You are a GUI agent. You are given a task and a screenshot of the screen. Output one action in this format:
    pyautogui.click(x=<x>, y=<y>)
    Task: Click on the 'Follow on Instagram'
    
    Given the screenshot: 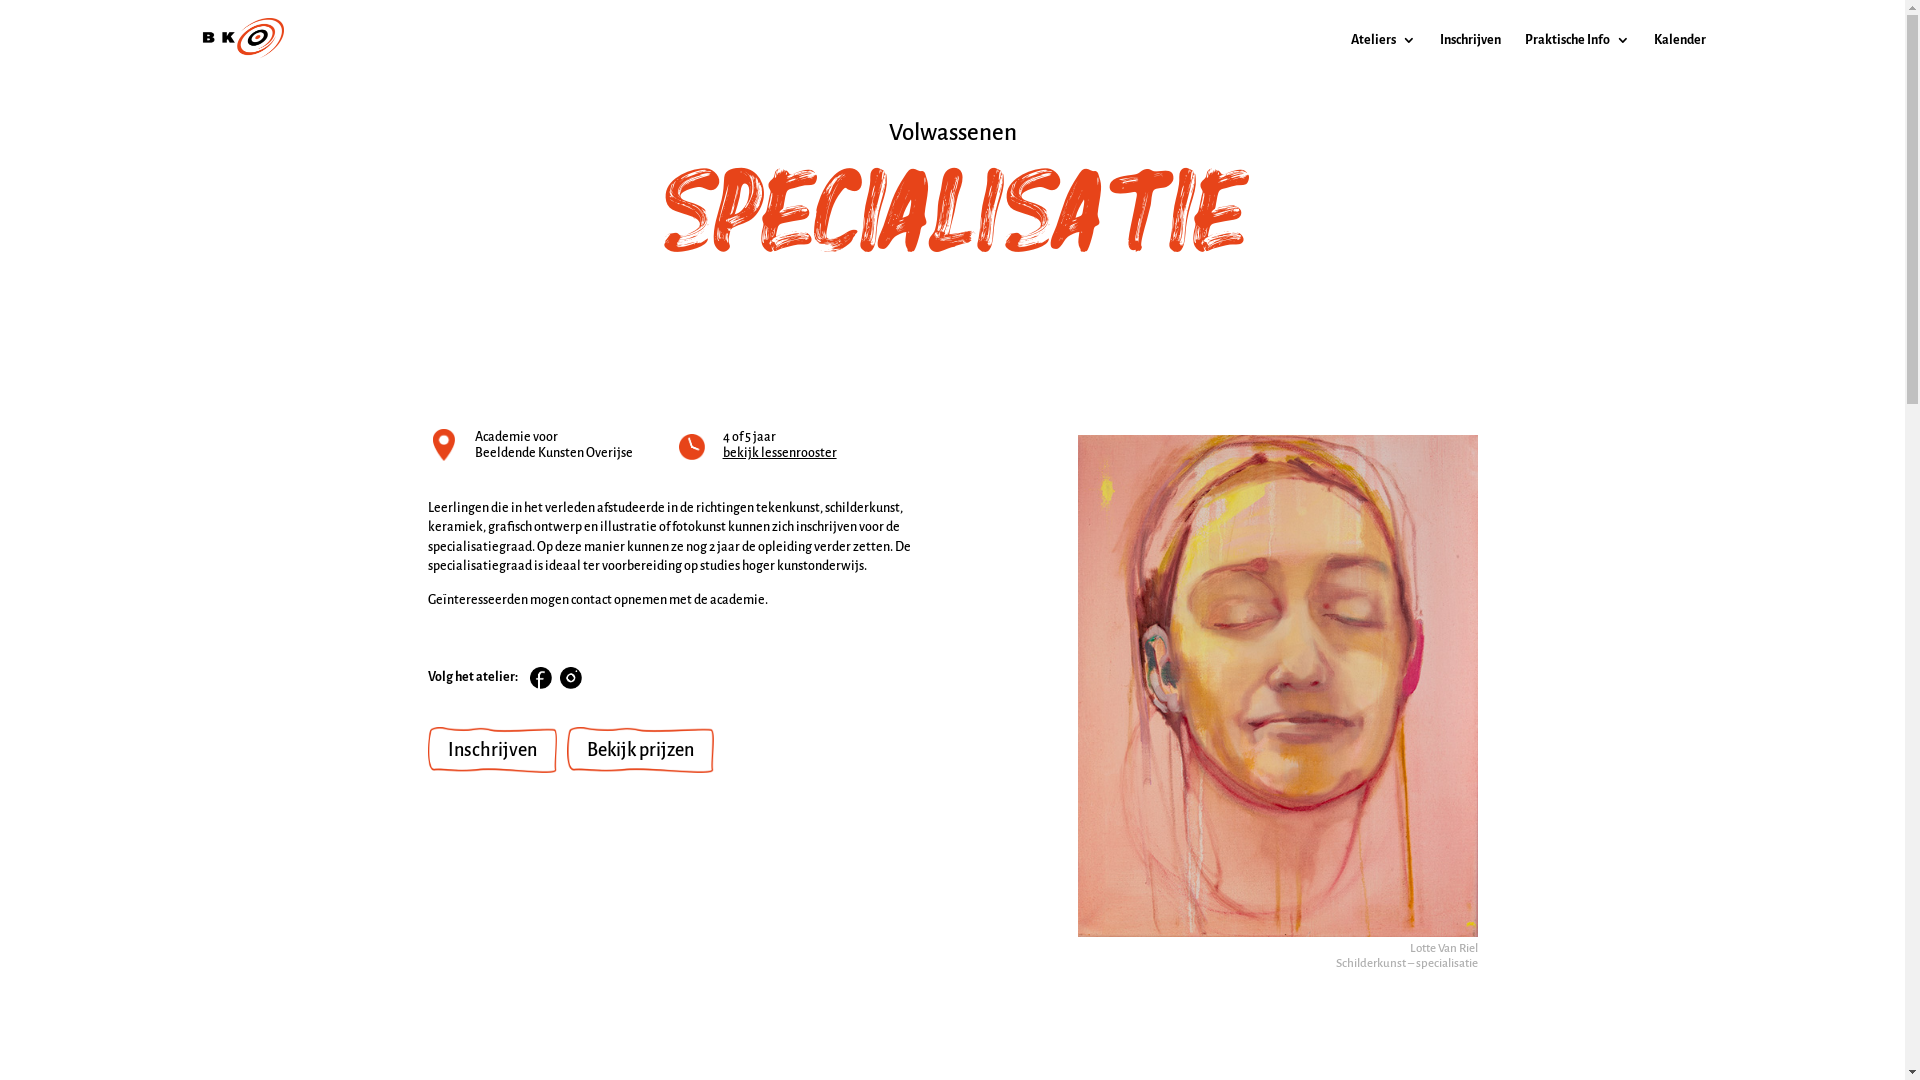 What is the action you would take?
    pyautogui.click(x=560, y=677)
    